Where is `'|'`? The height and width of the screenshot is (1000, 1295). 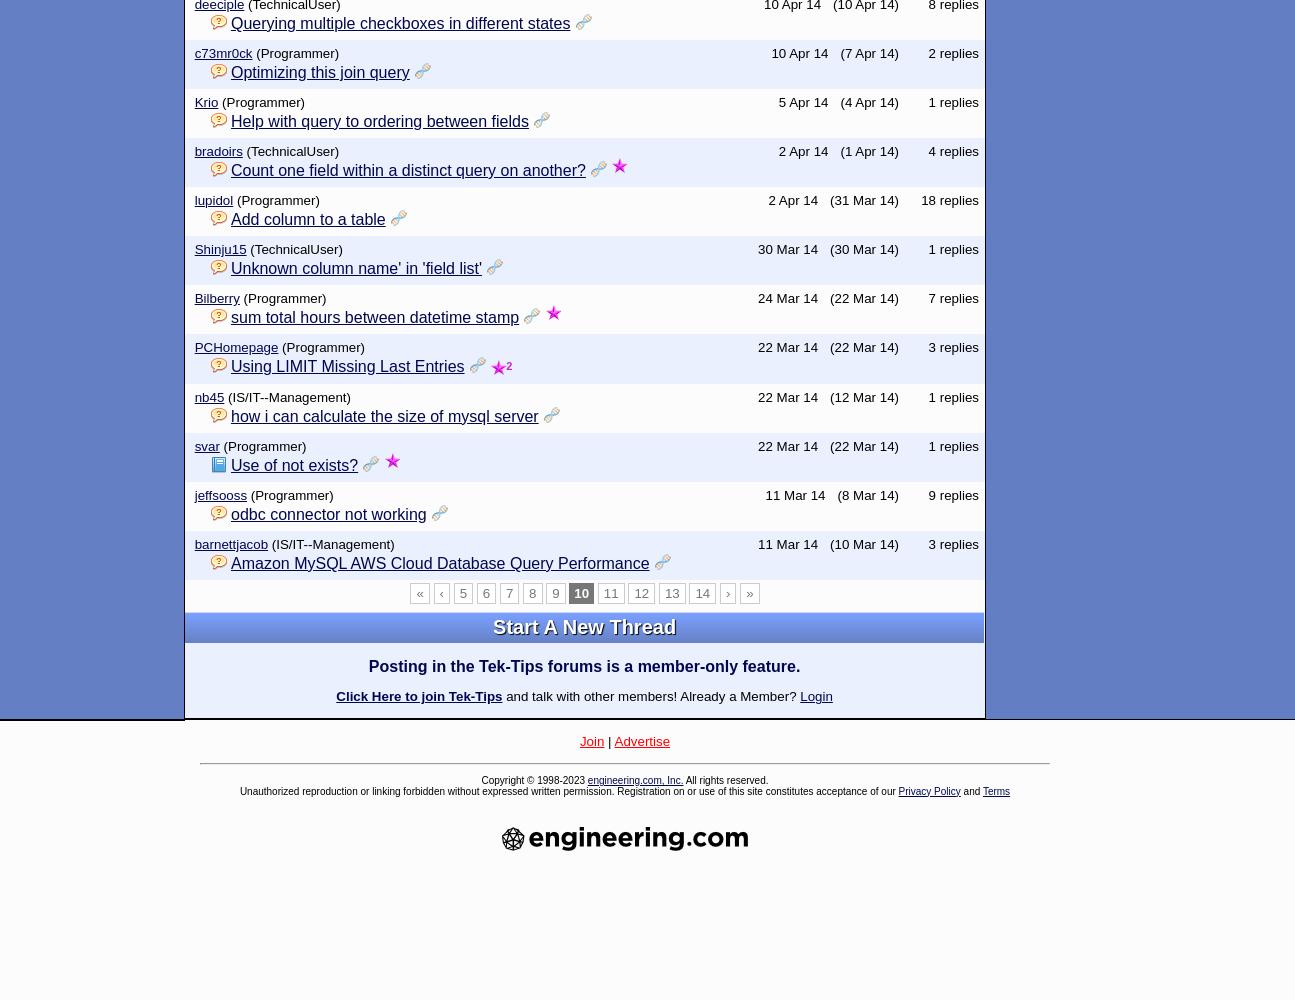 '|' is located at coordinates (607, 740).